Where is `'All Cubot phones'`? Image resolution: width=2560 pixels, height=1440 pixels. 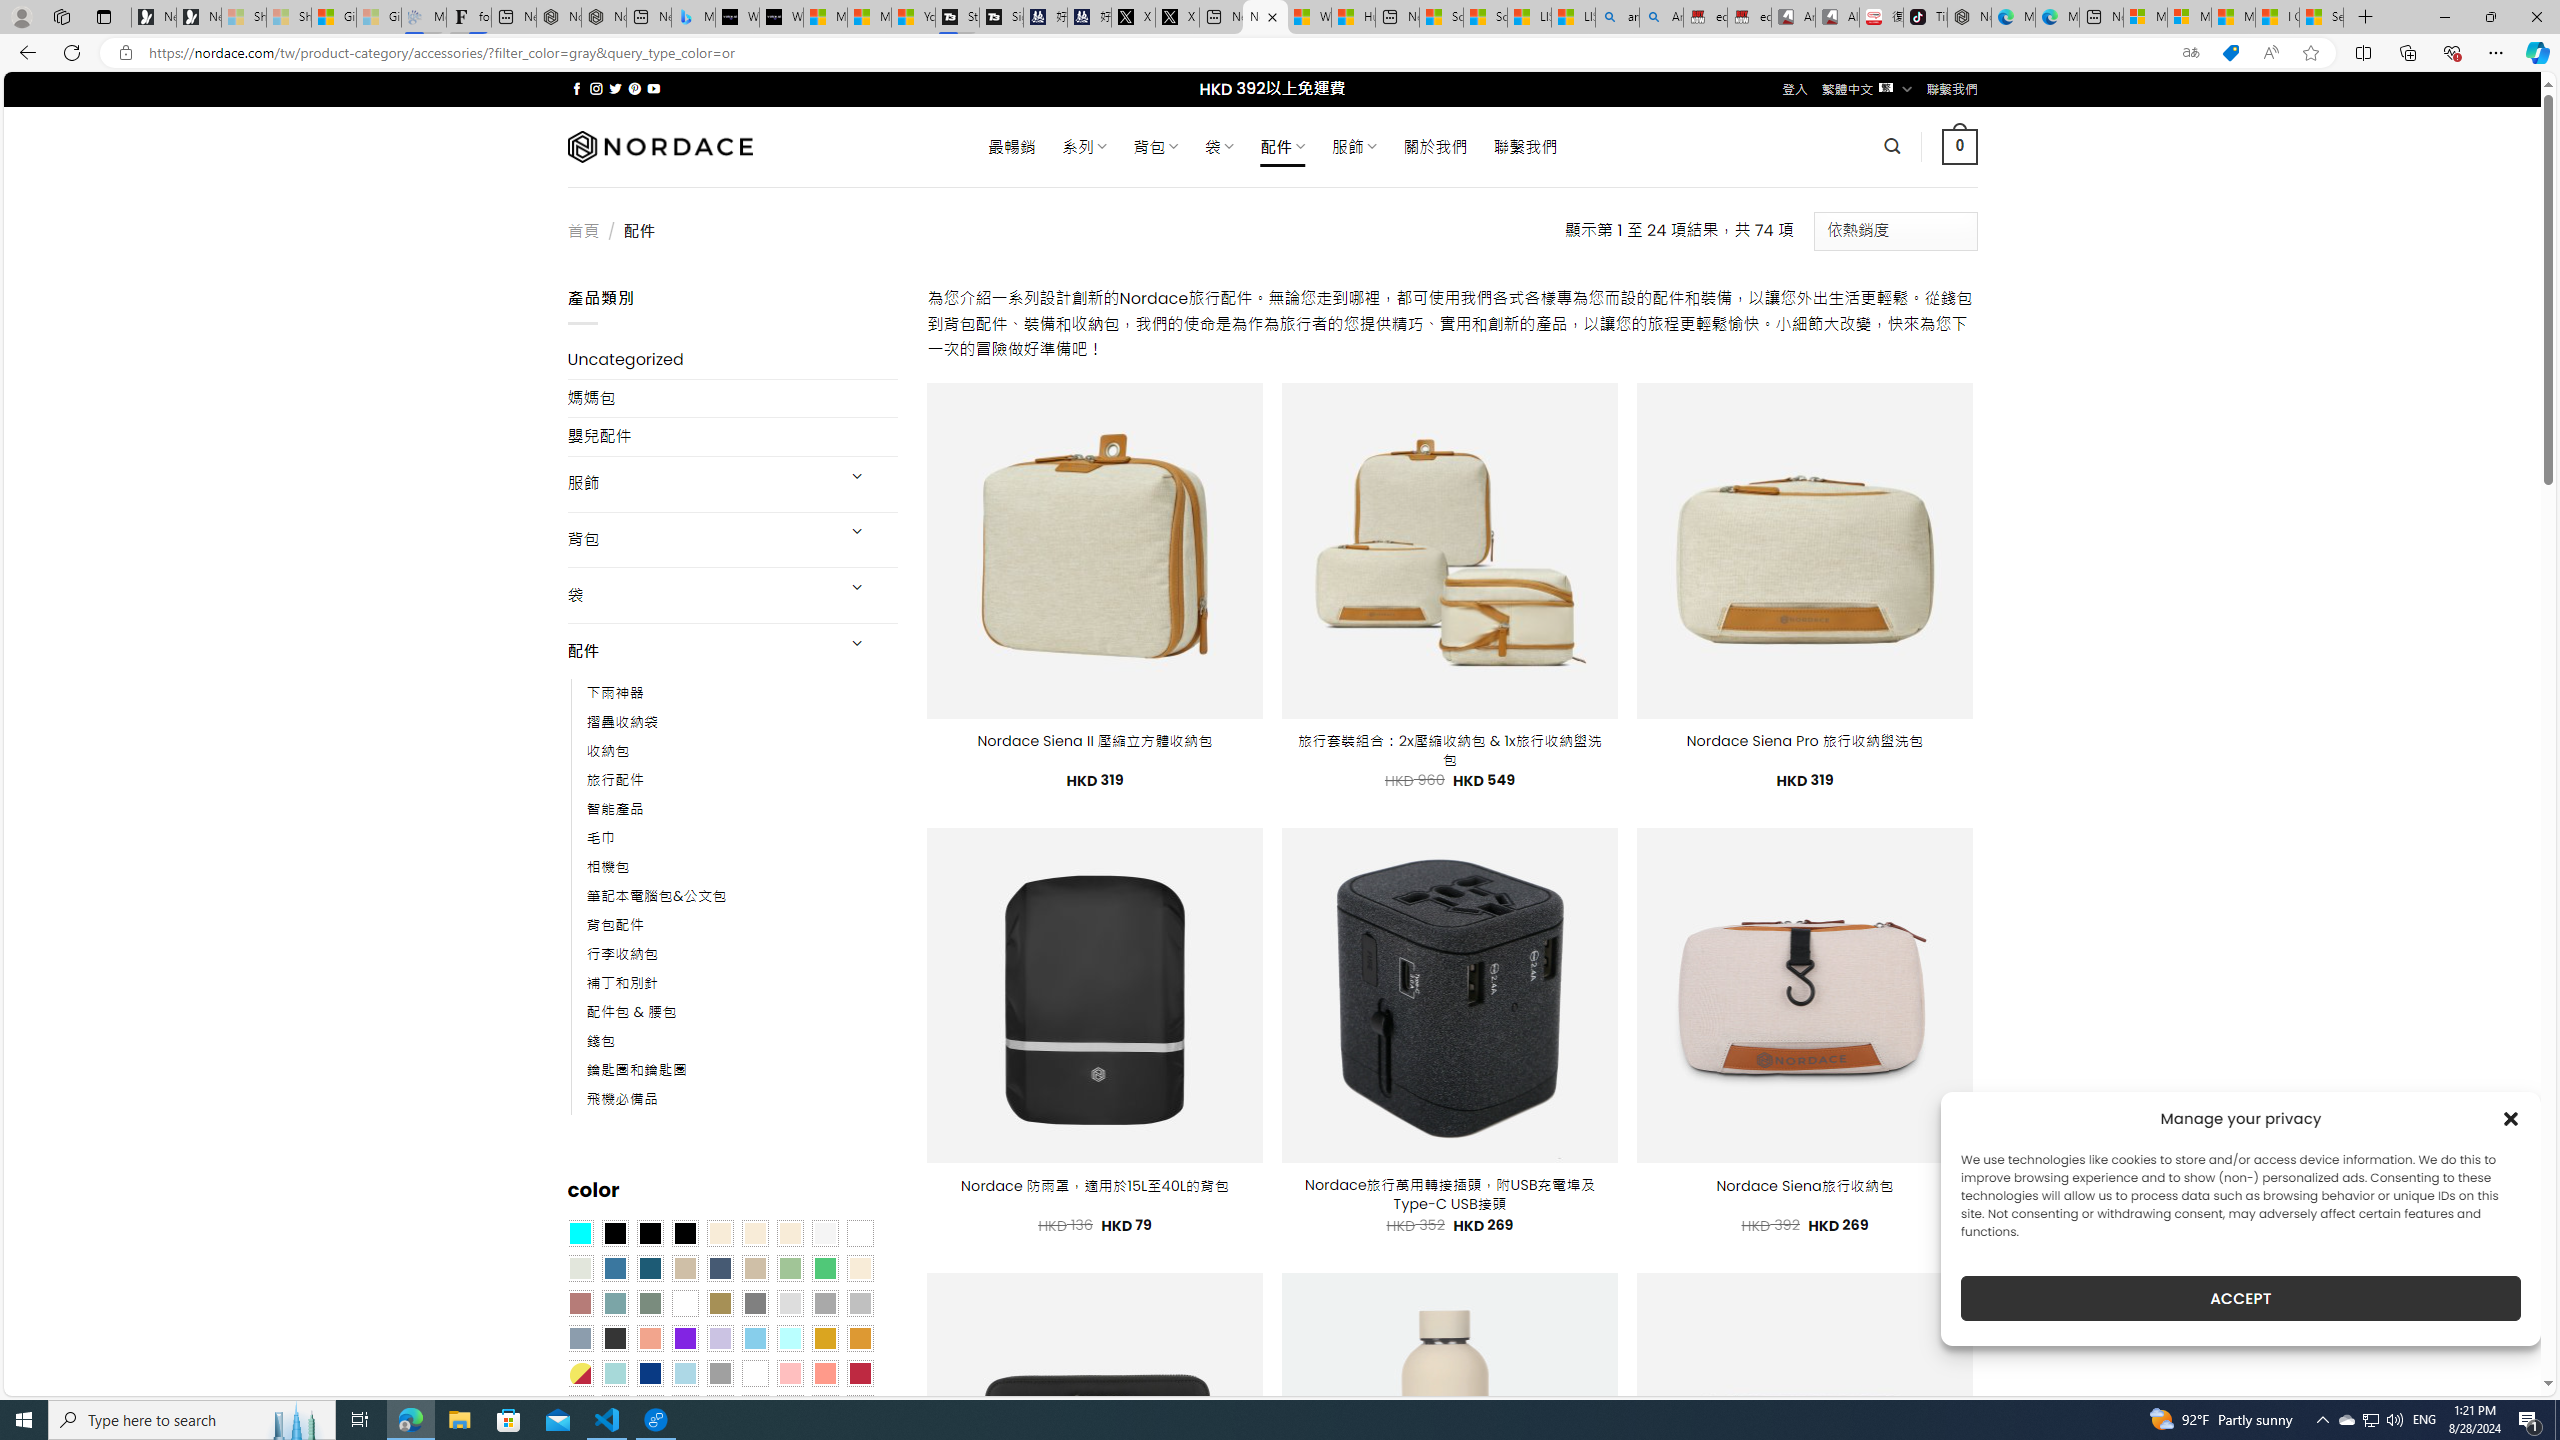 'All Cubot phones' is located at coordinates (1838, 16).